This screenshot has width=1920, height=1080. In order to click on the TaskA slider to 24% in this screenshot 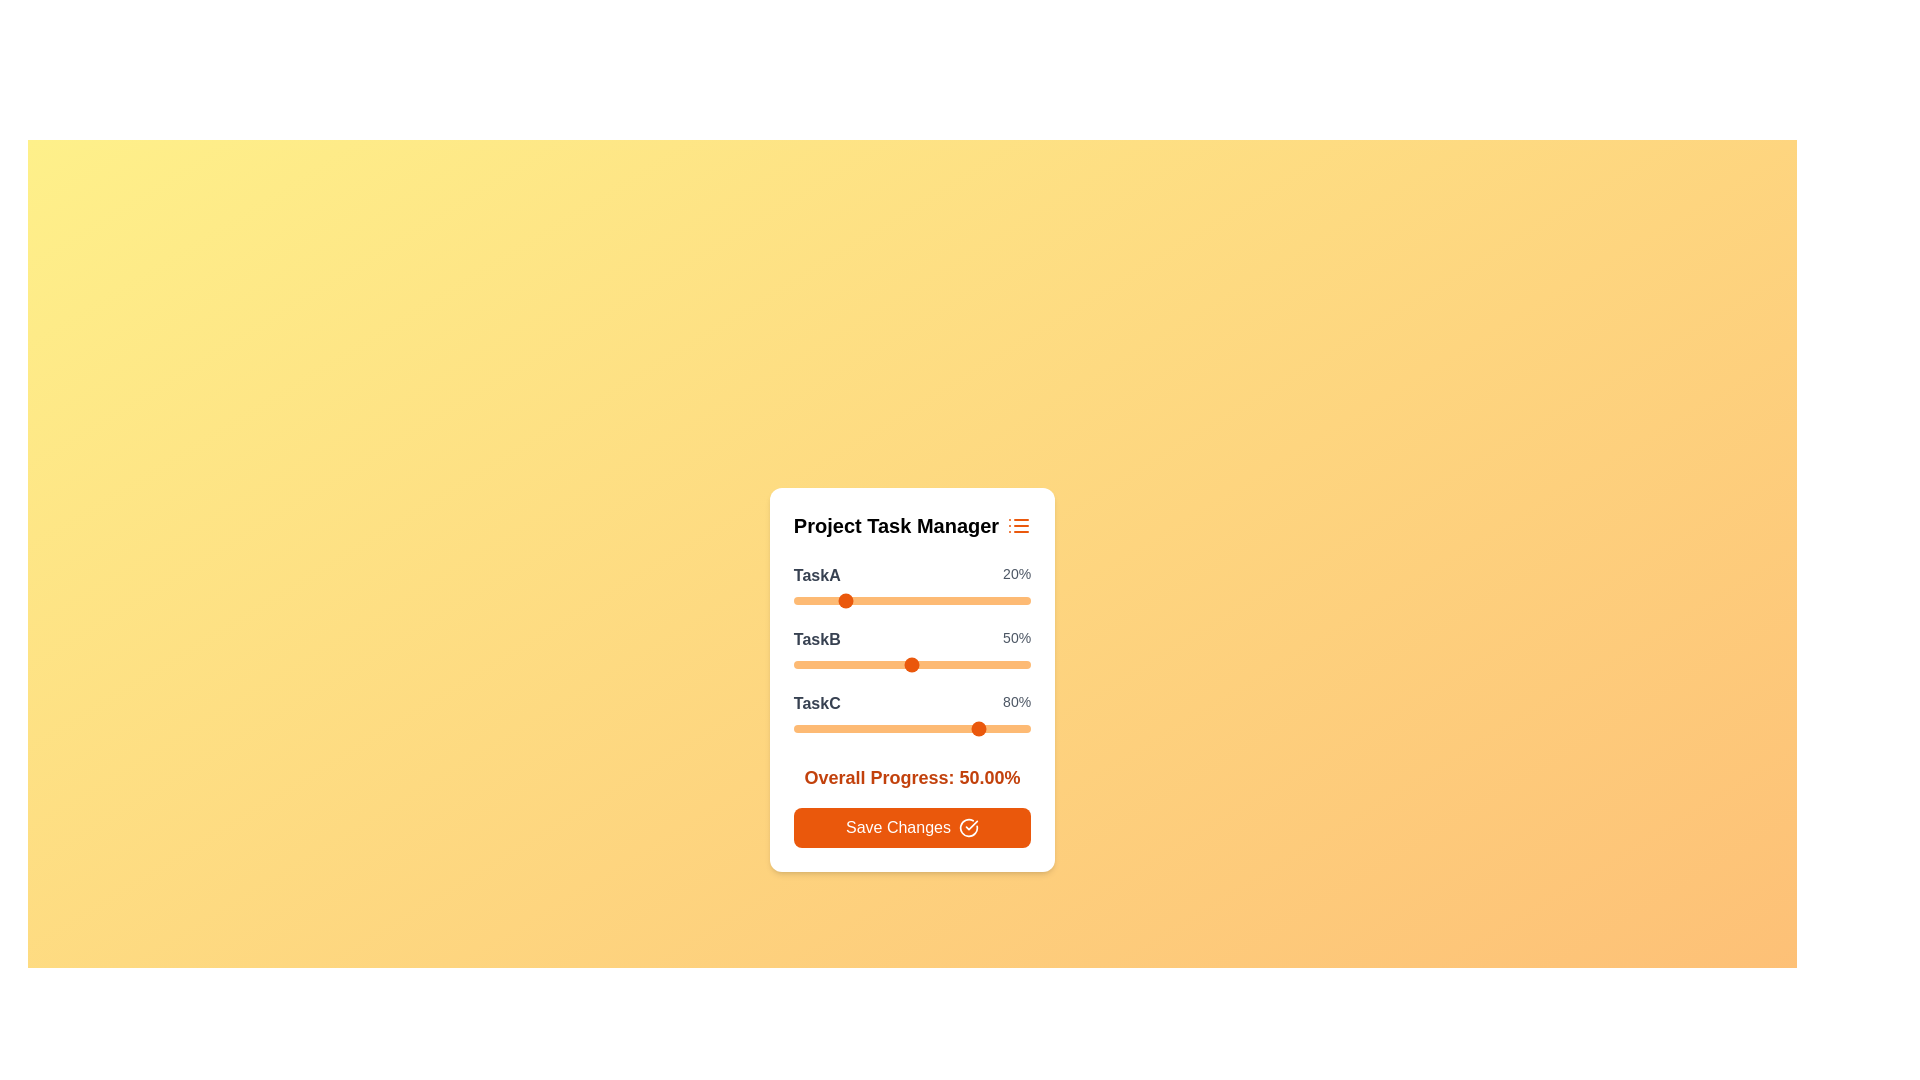, I will do `click(850, 600)`.